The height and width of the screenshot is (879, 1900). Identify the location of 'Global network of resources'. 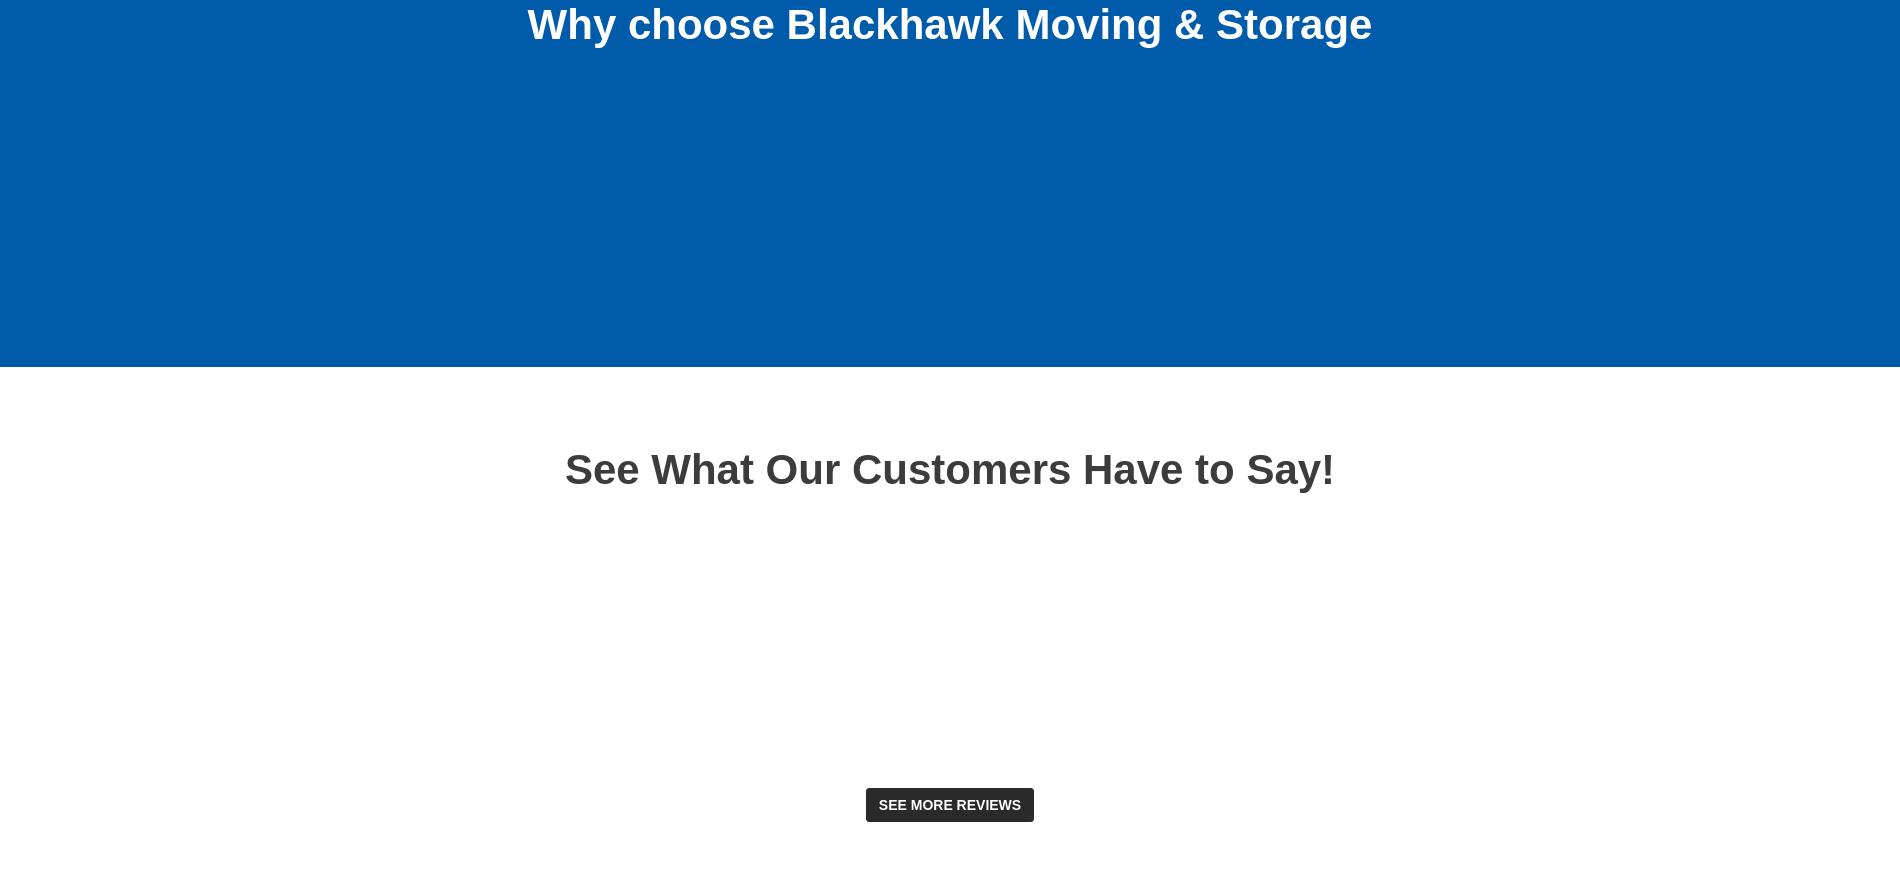
(1346, 147).